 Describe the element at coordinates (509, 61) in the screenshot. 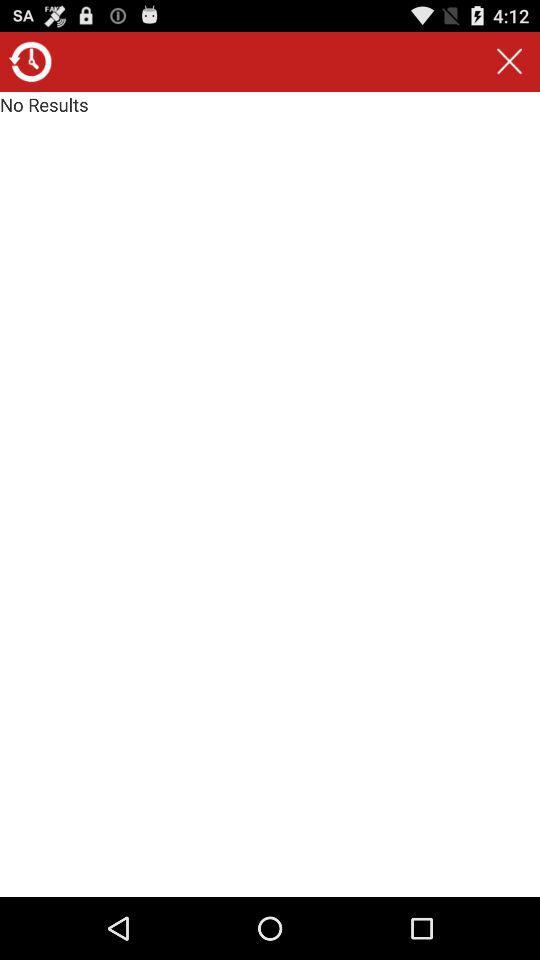

I see `the icon next to the no results item` at that location.